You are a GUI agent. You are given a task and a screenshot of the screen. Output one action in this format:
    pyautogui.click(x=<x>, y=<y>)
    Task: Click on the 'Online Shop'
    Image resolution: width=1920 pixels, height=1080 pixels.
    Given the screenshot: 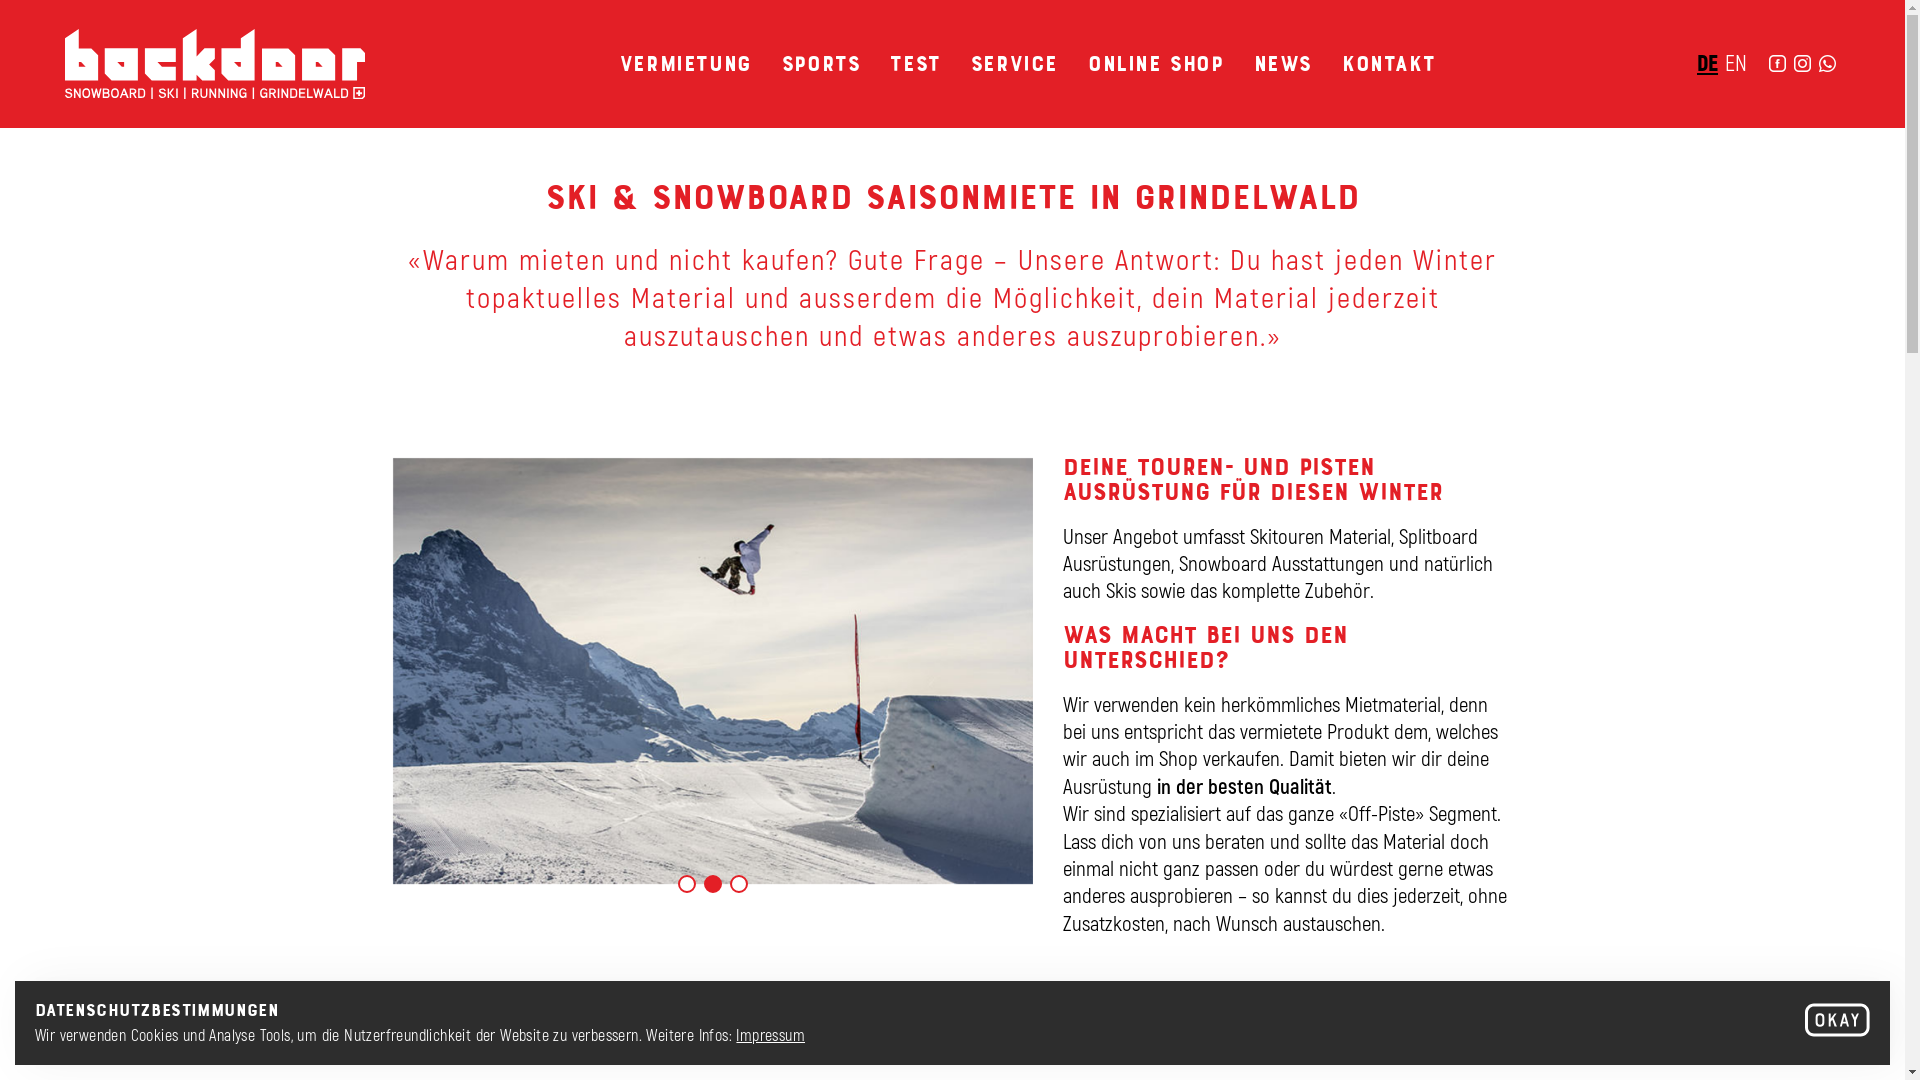 What is the action you would take?
    pyautogui.click(x=1156, y=60)
    